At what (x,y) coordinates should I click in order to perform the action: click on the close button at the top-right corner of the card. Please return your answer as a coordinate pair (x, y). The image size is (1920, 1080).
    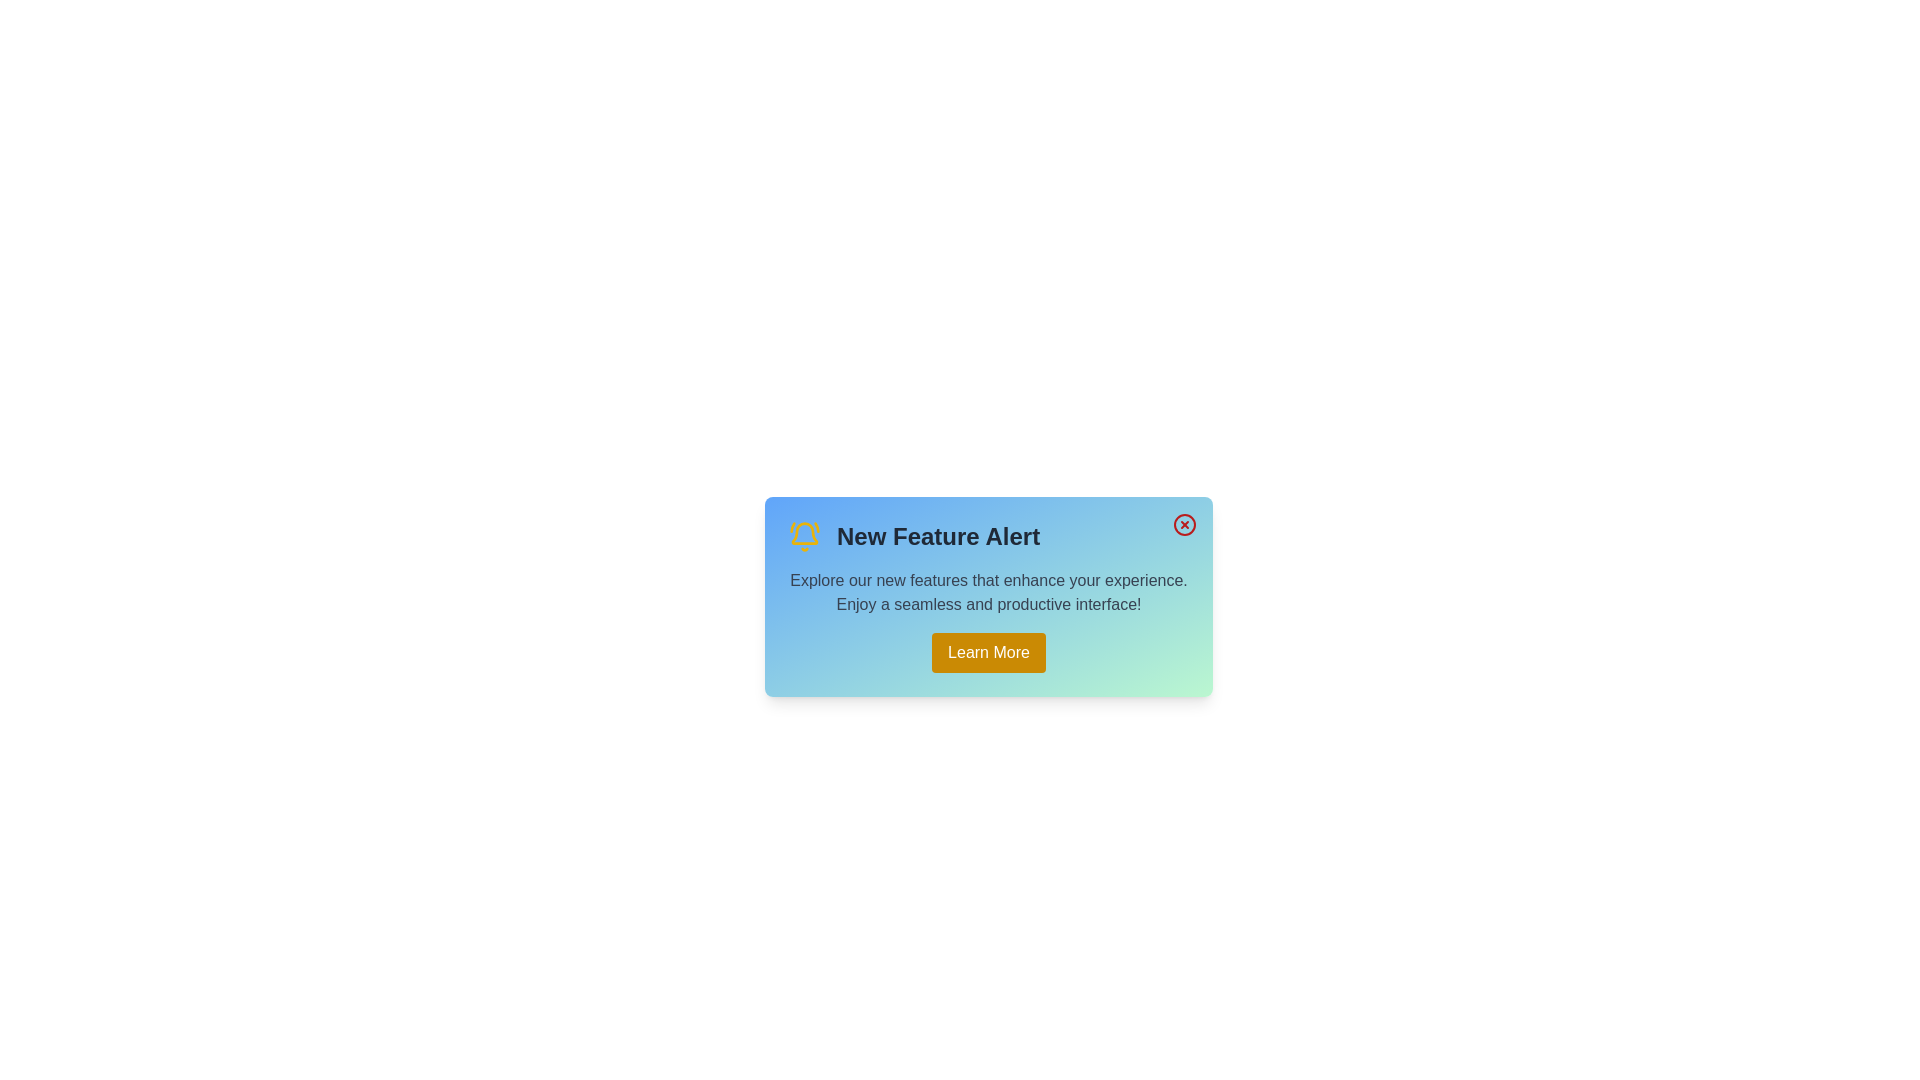
    Looking at the image, I should click on (1185, 523).